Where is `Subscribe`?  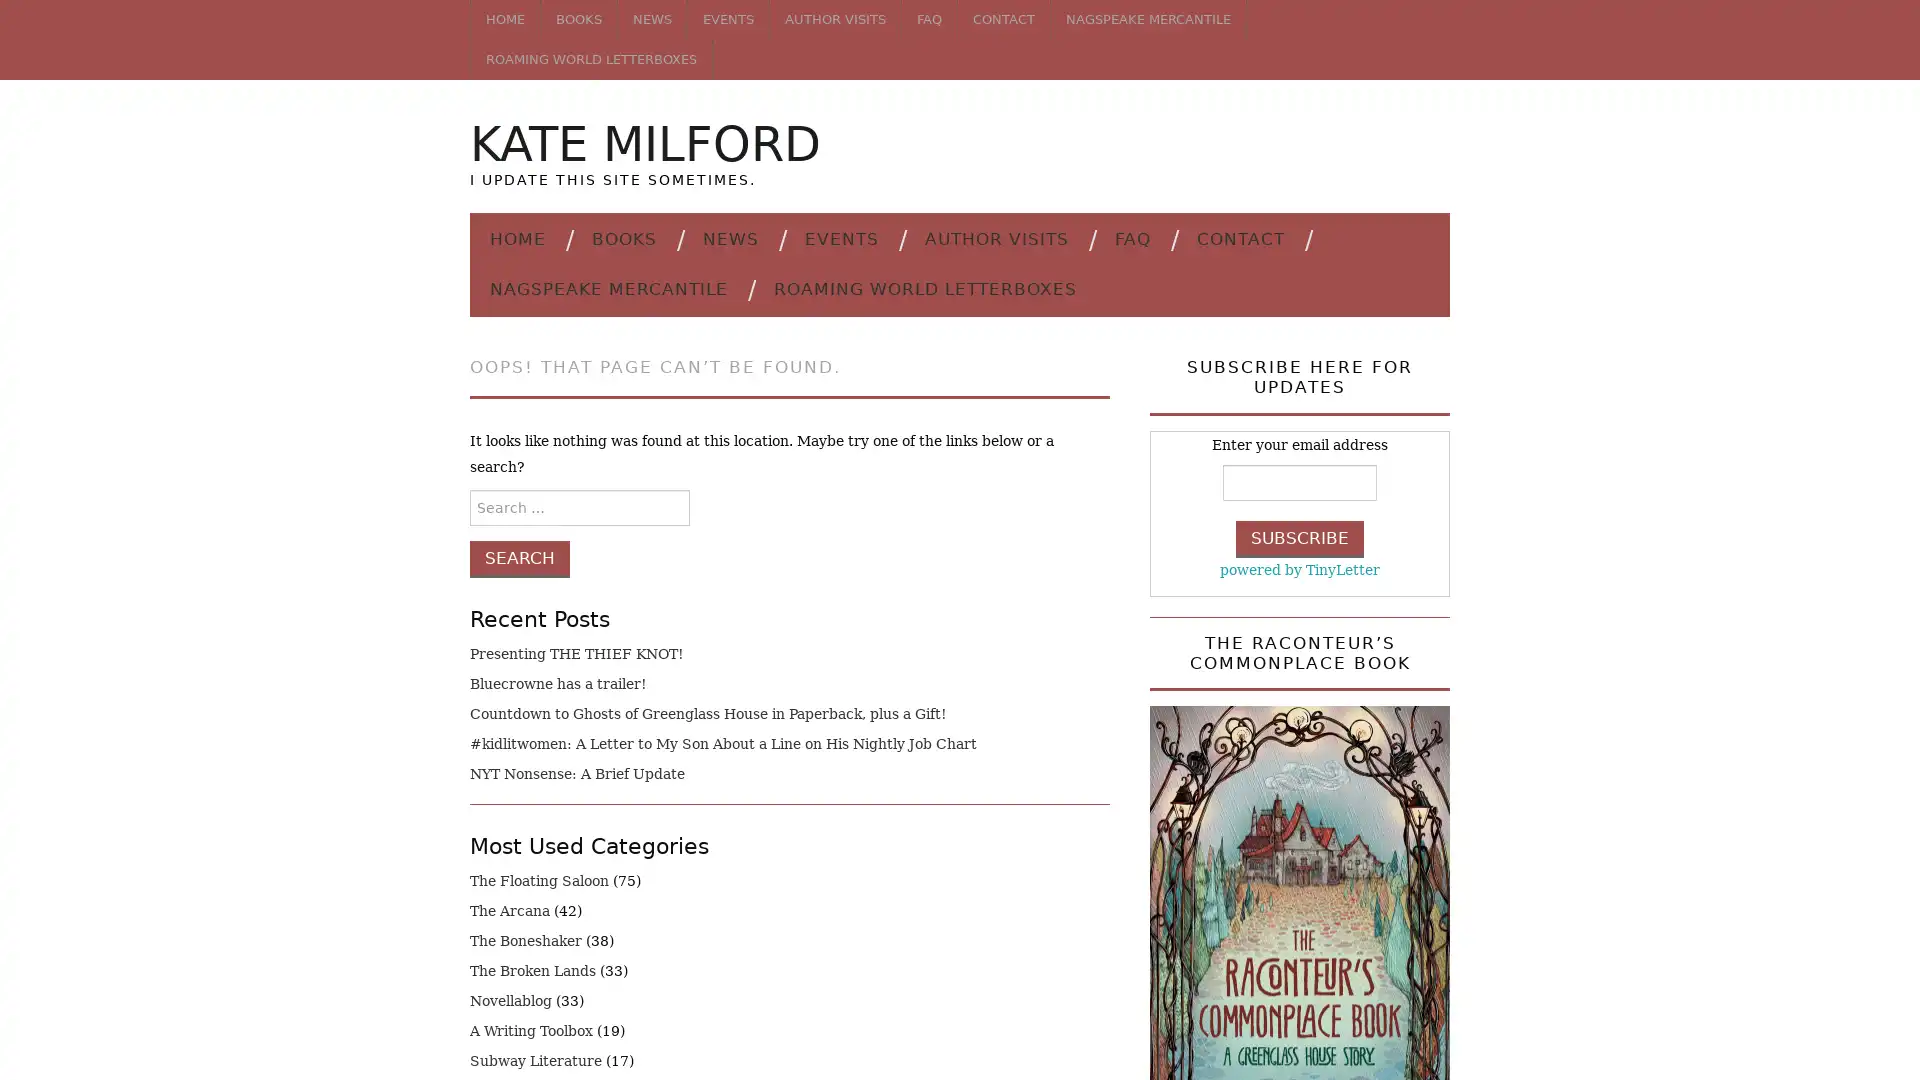
Subscribe is located at coordinates (1300, 537).